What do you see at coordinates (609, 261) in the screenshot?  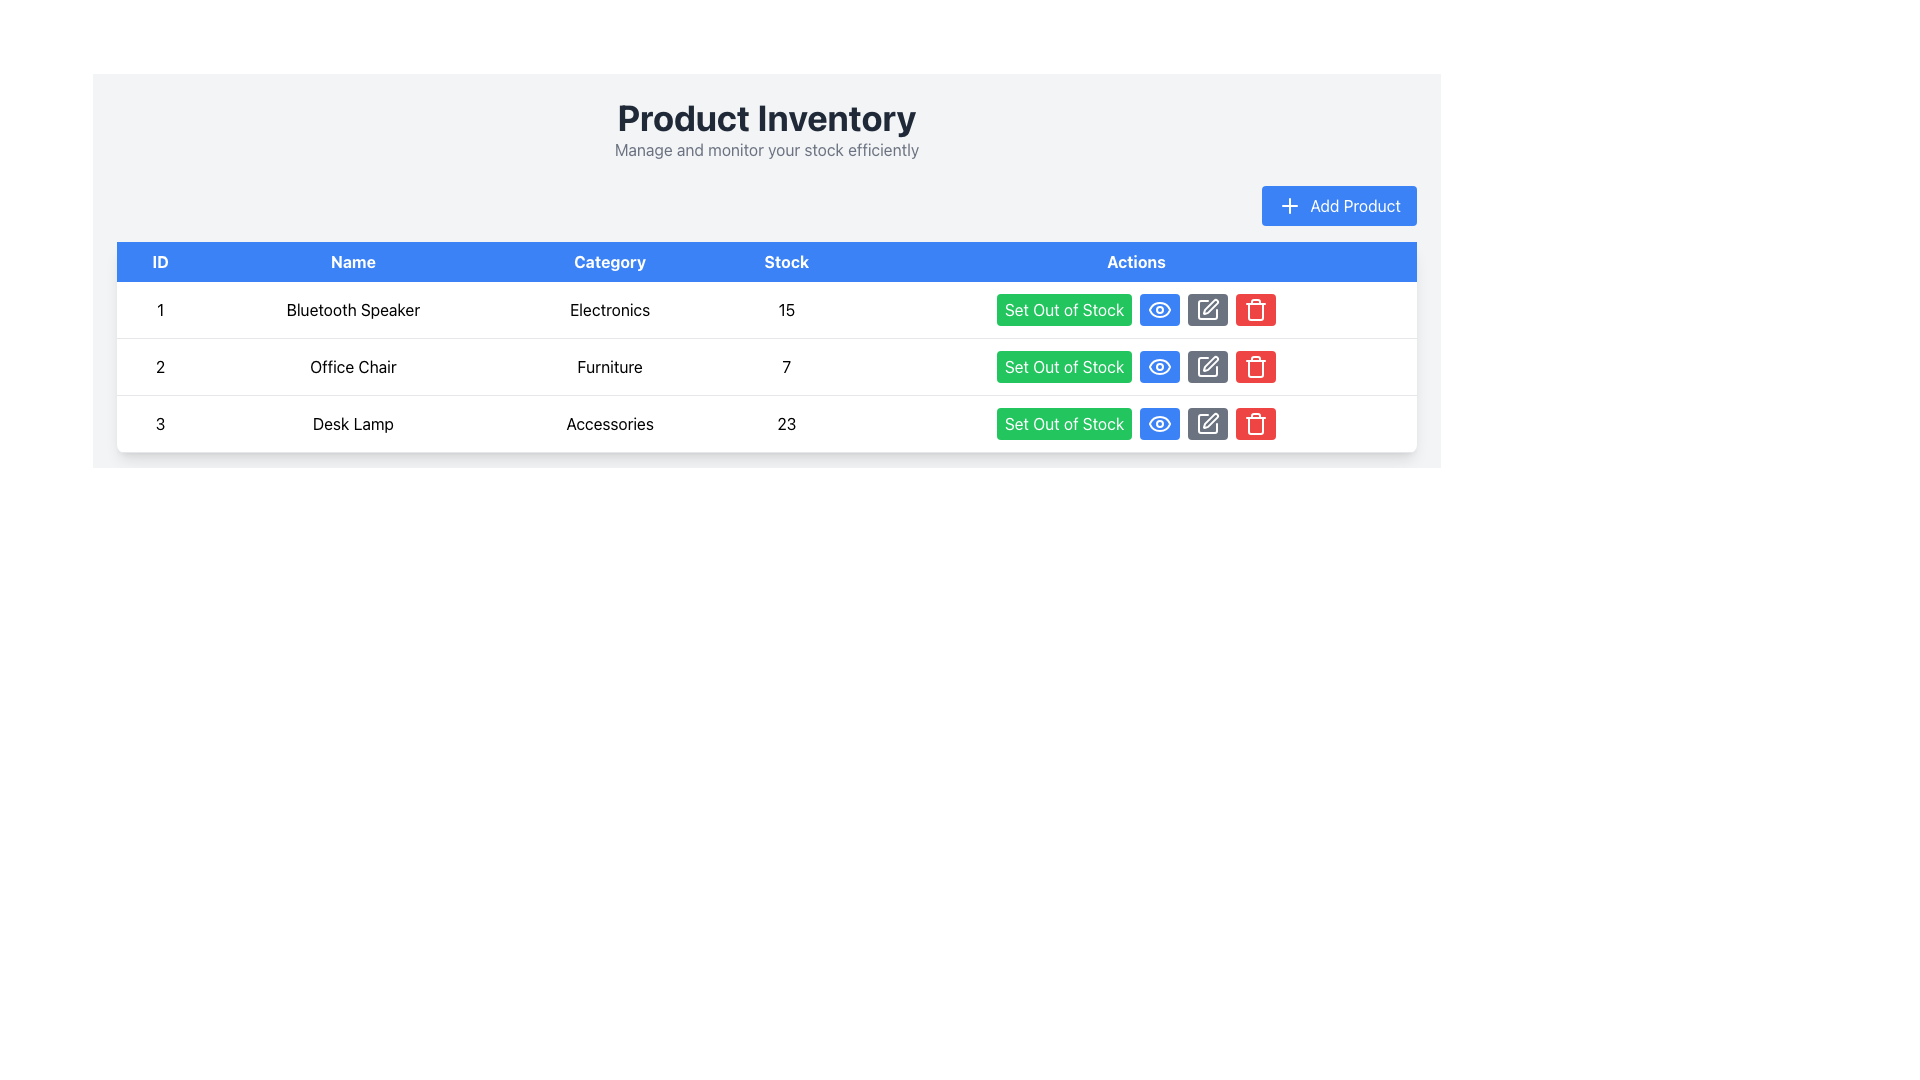 I see `the Table Header Cell labeled 'Category', which has white text on a blue background and is the third cell in the horizontal header row of the table` at bounding box center [609, 261].